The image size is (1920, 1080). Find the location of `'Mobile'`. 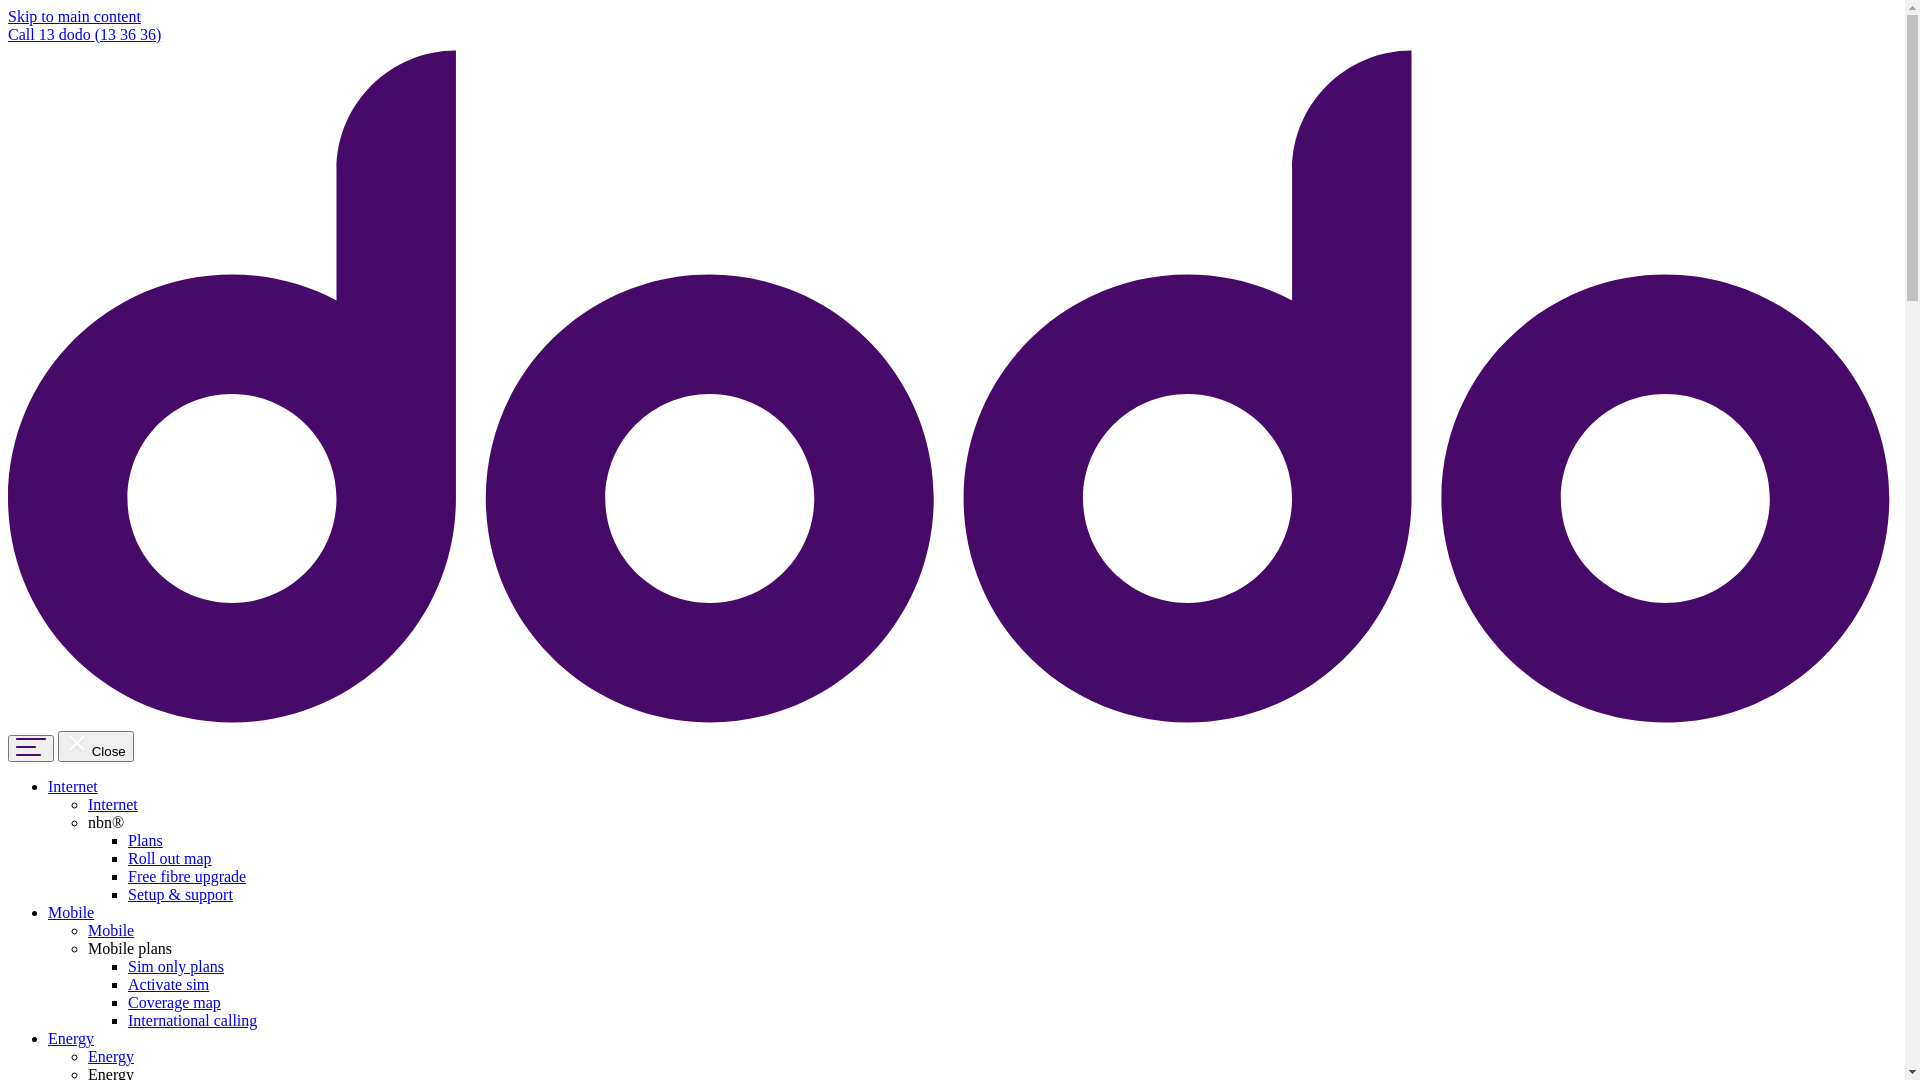

'Mobile' is located at coordinates (109, 930).